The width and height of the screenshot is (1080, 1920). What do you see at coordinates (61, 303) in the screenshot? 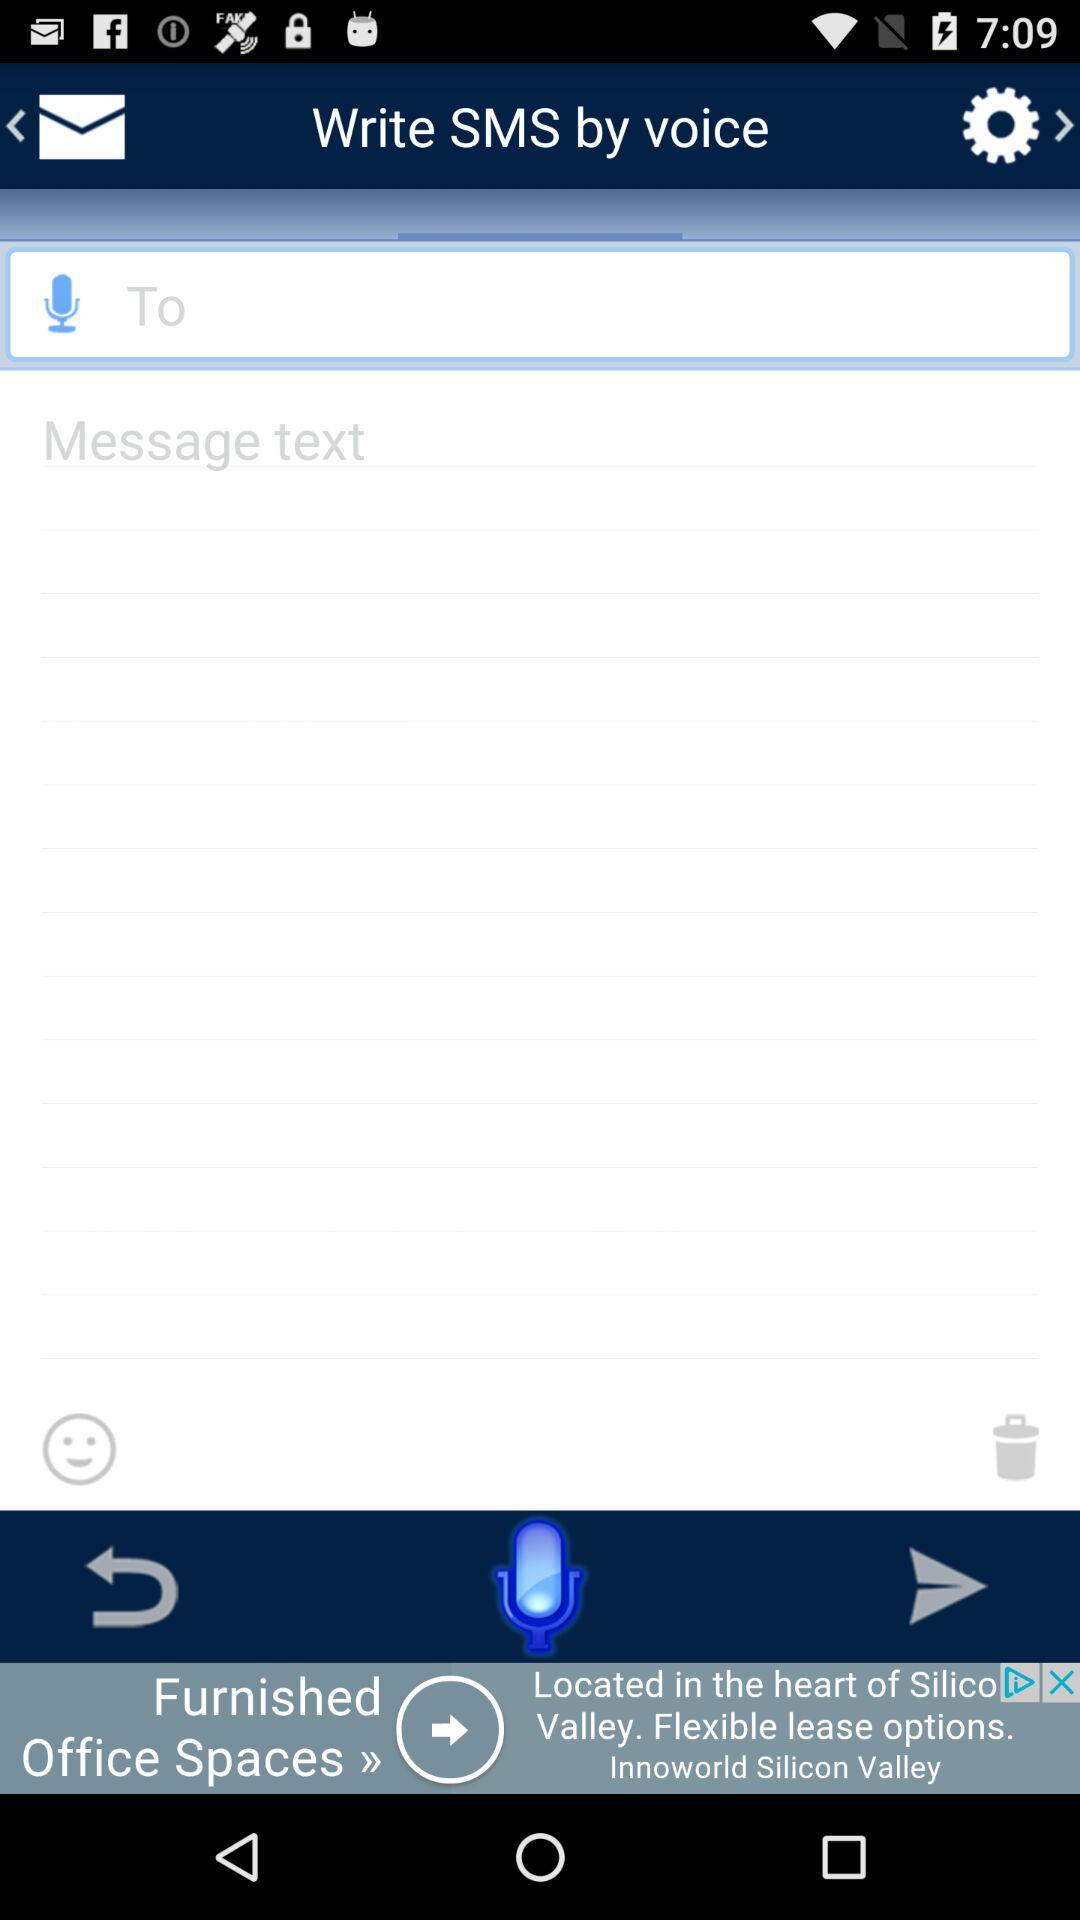
I see `microphone` at bounding box center [61, 303].